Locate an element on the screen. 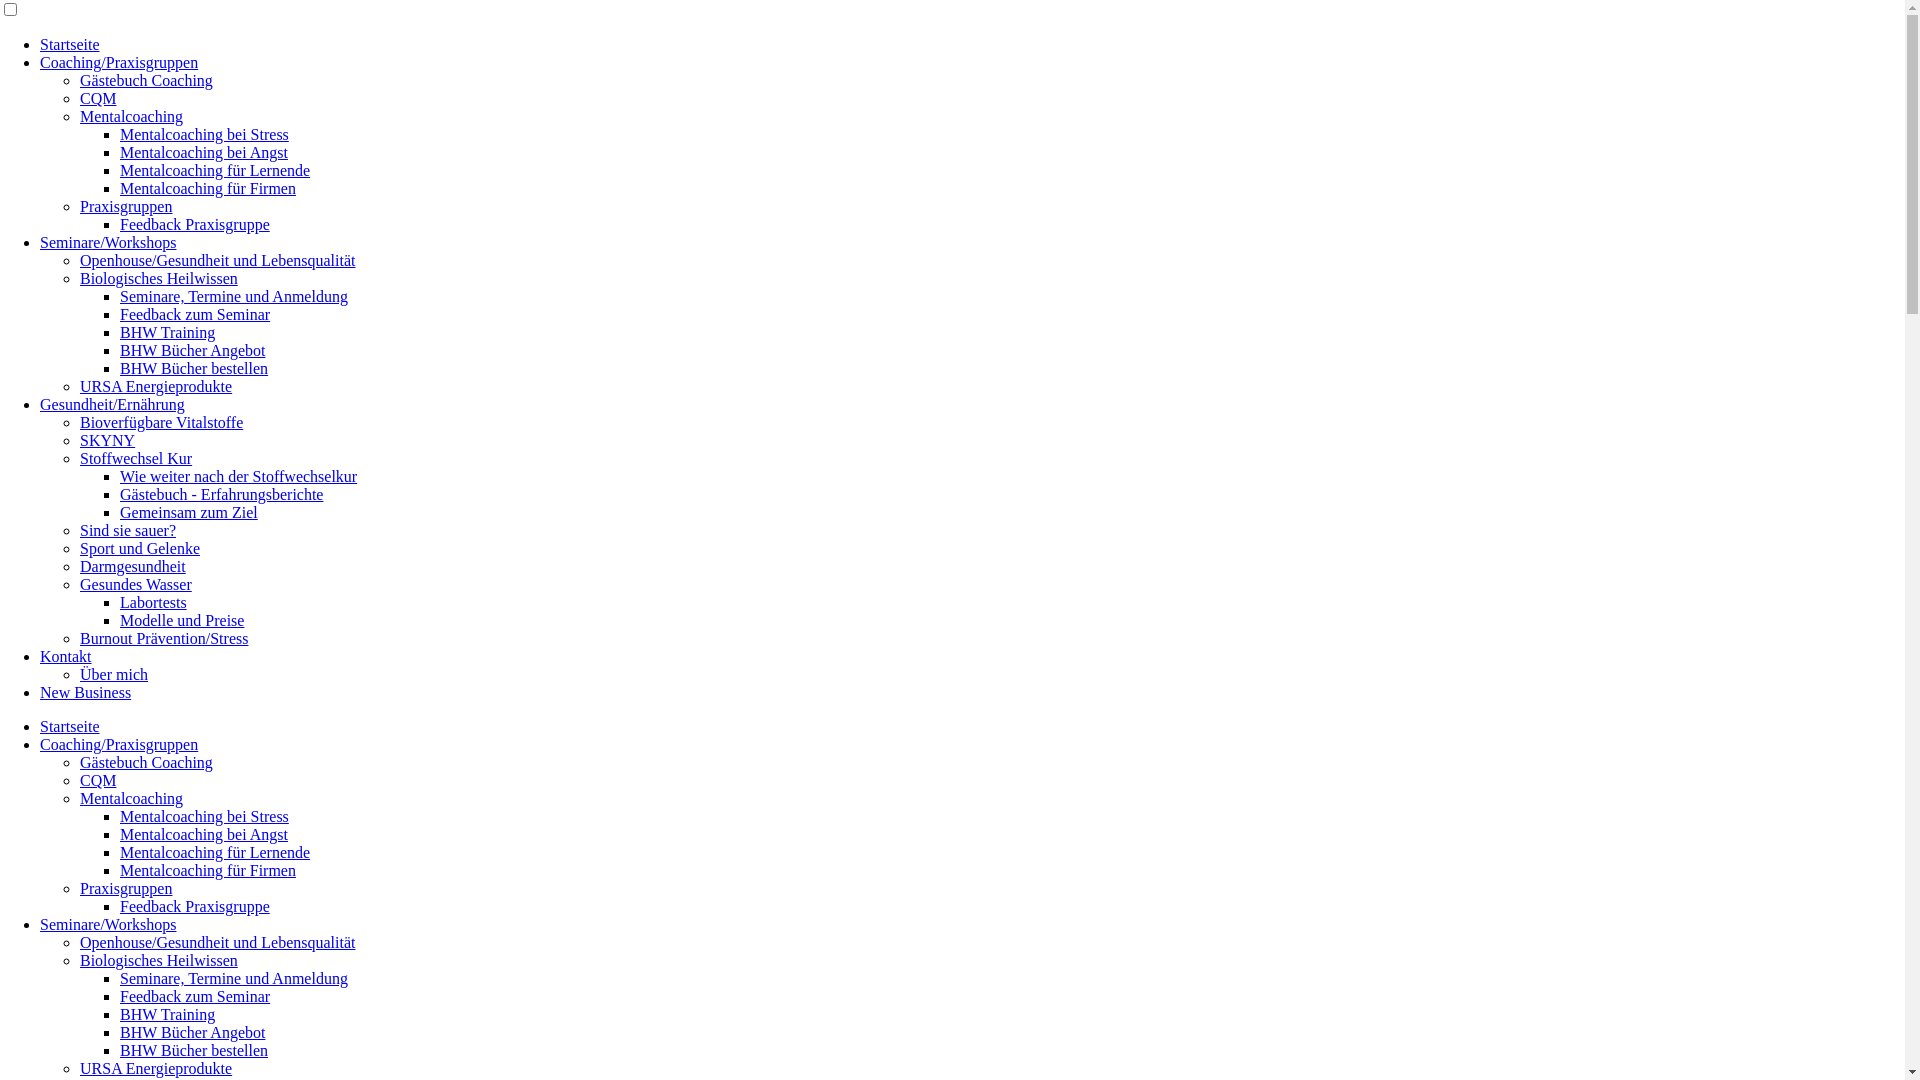 This screenshot has width=1920, height=1080. 'Mentalcoaching' is located at coordinates (130, 797).